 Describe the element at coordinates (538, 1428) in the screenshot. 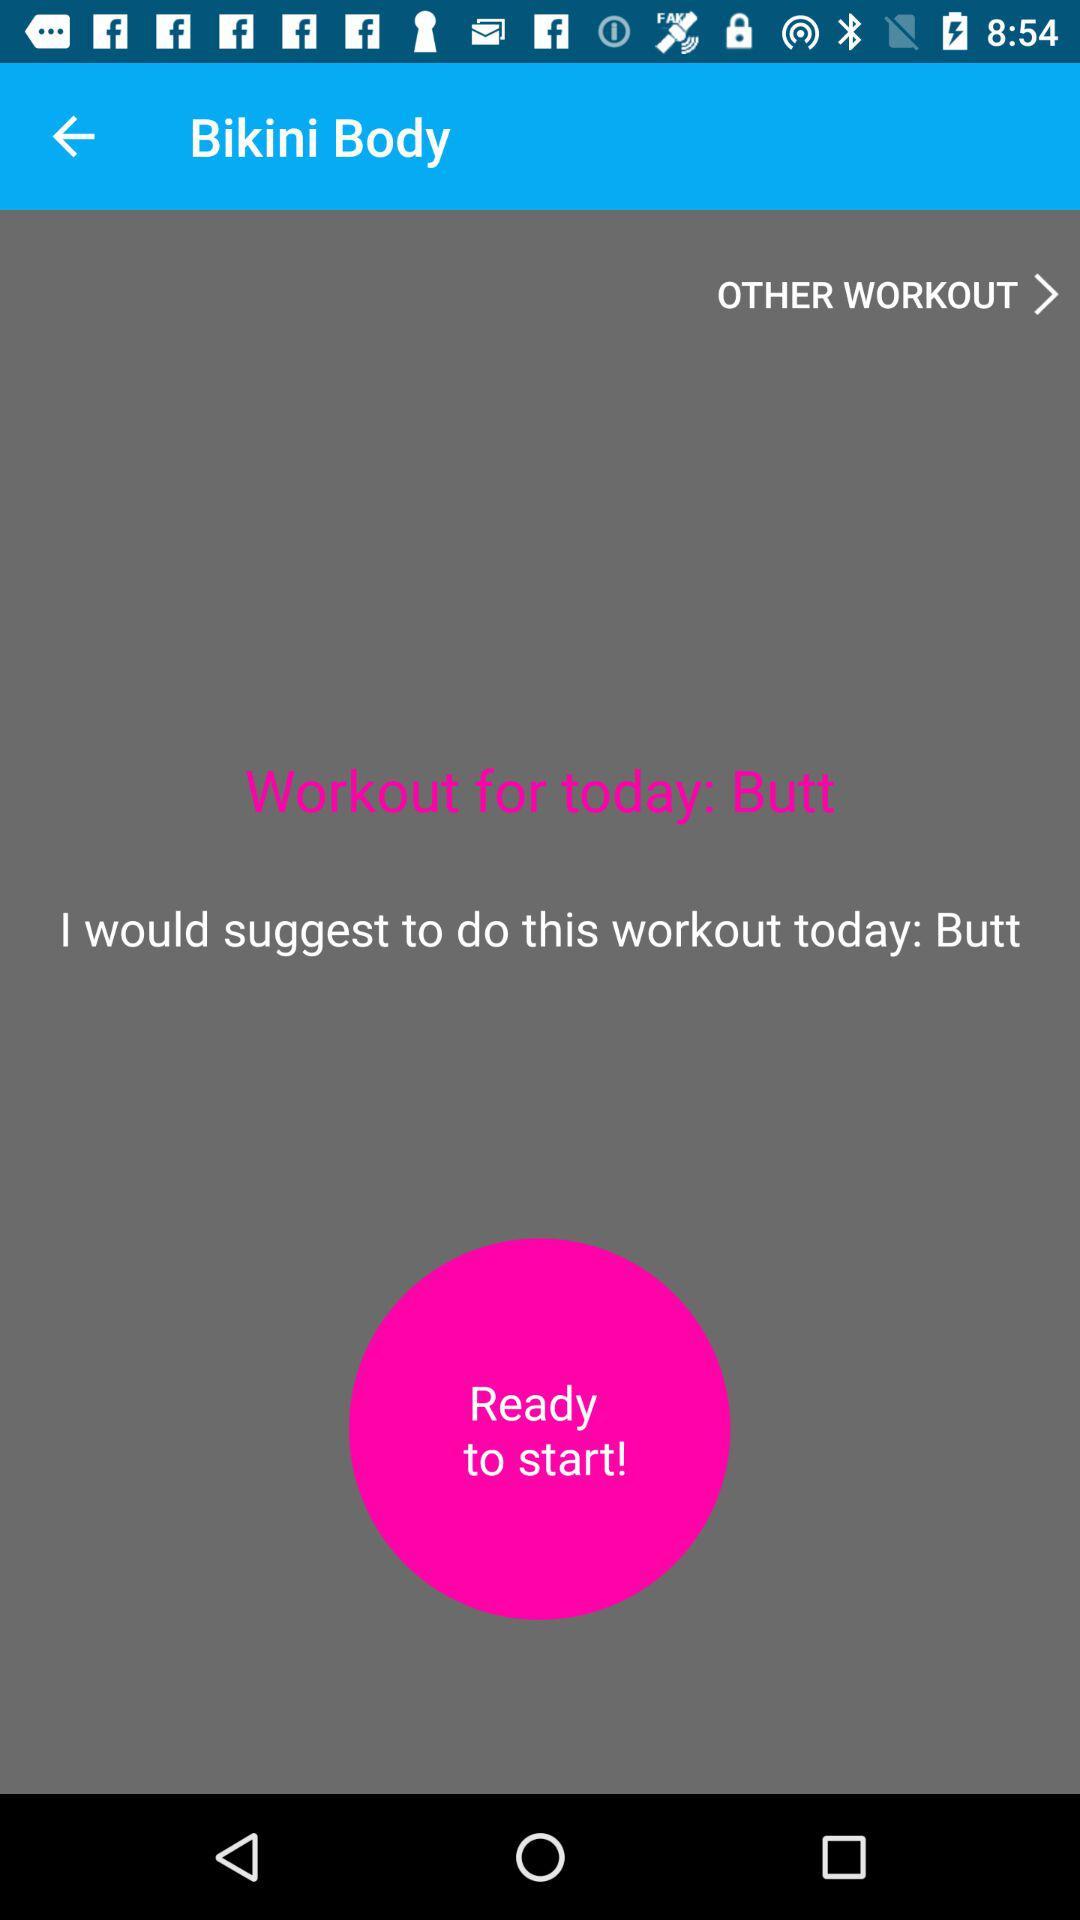

I see `start workout` at that location.